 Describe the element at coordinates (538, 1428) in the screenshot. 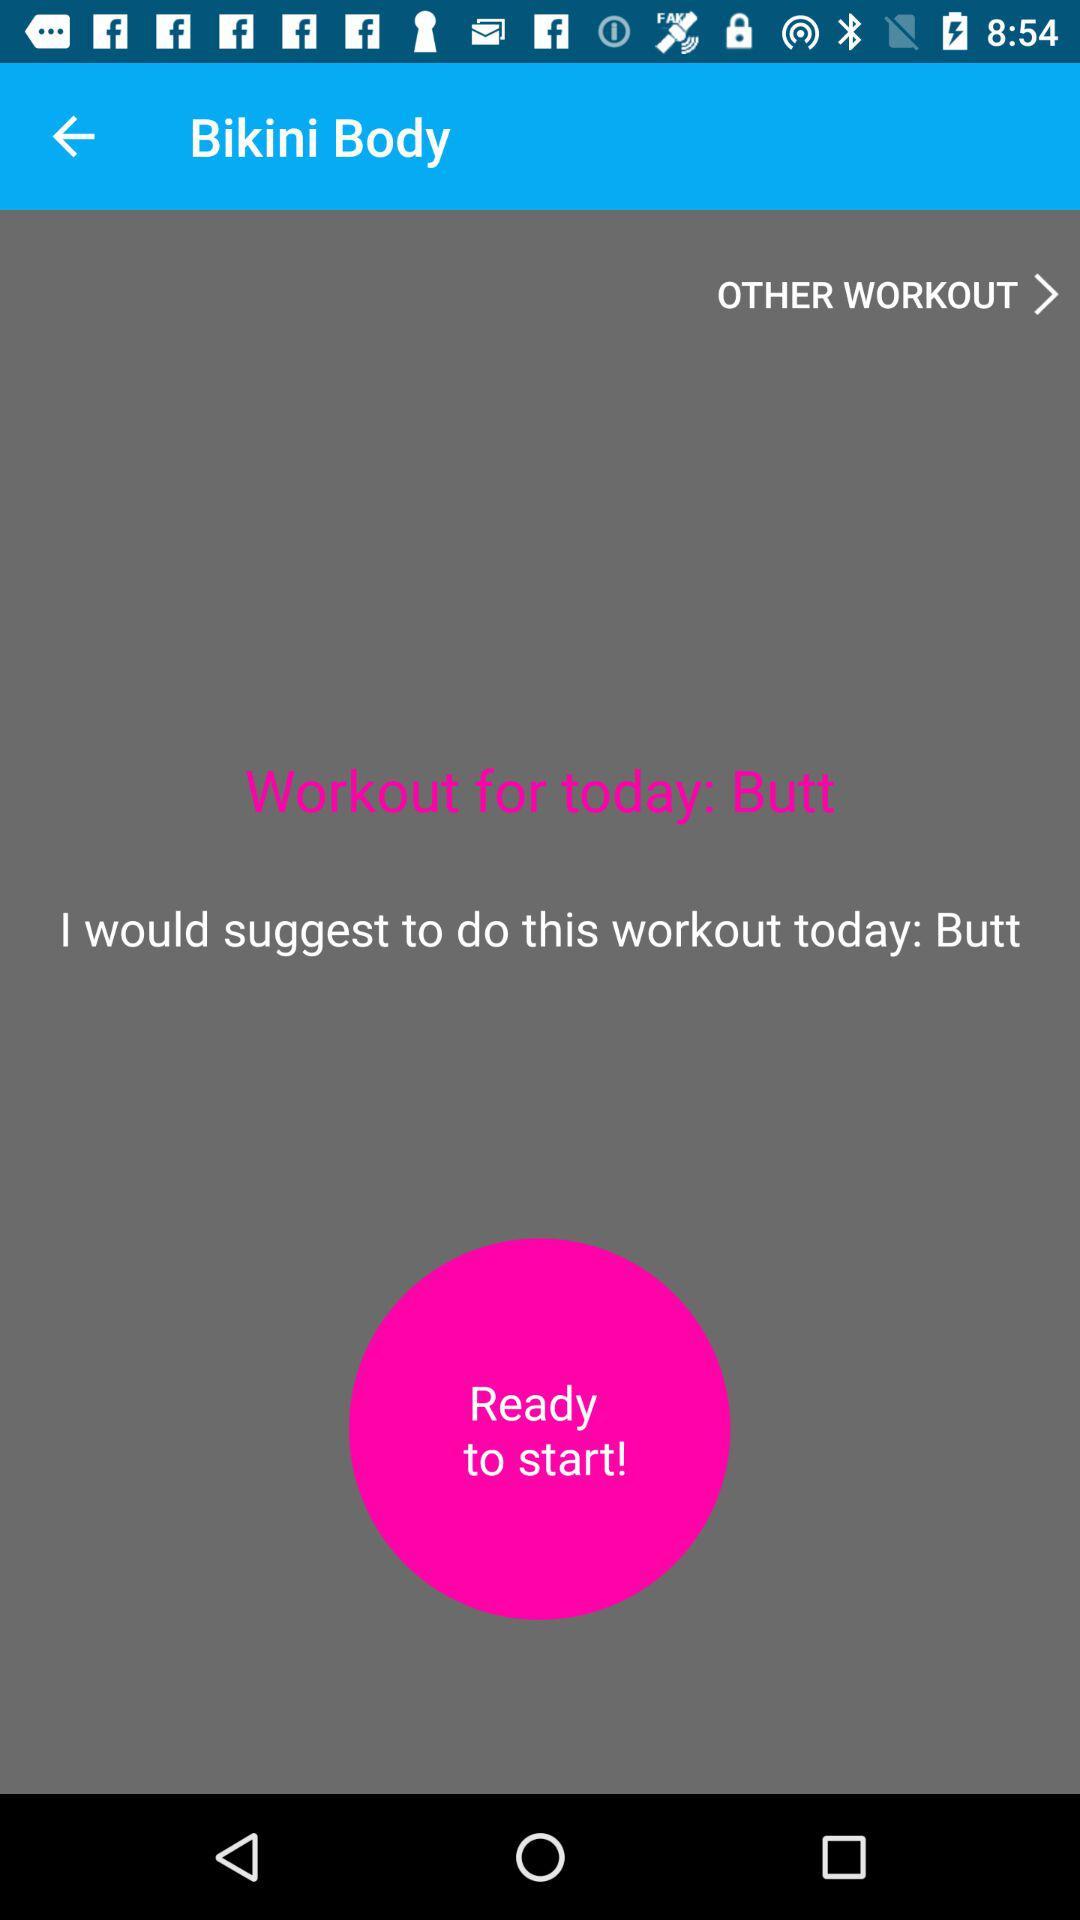

I see `start workout` at that location.